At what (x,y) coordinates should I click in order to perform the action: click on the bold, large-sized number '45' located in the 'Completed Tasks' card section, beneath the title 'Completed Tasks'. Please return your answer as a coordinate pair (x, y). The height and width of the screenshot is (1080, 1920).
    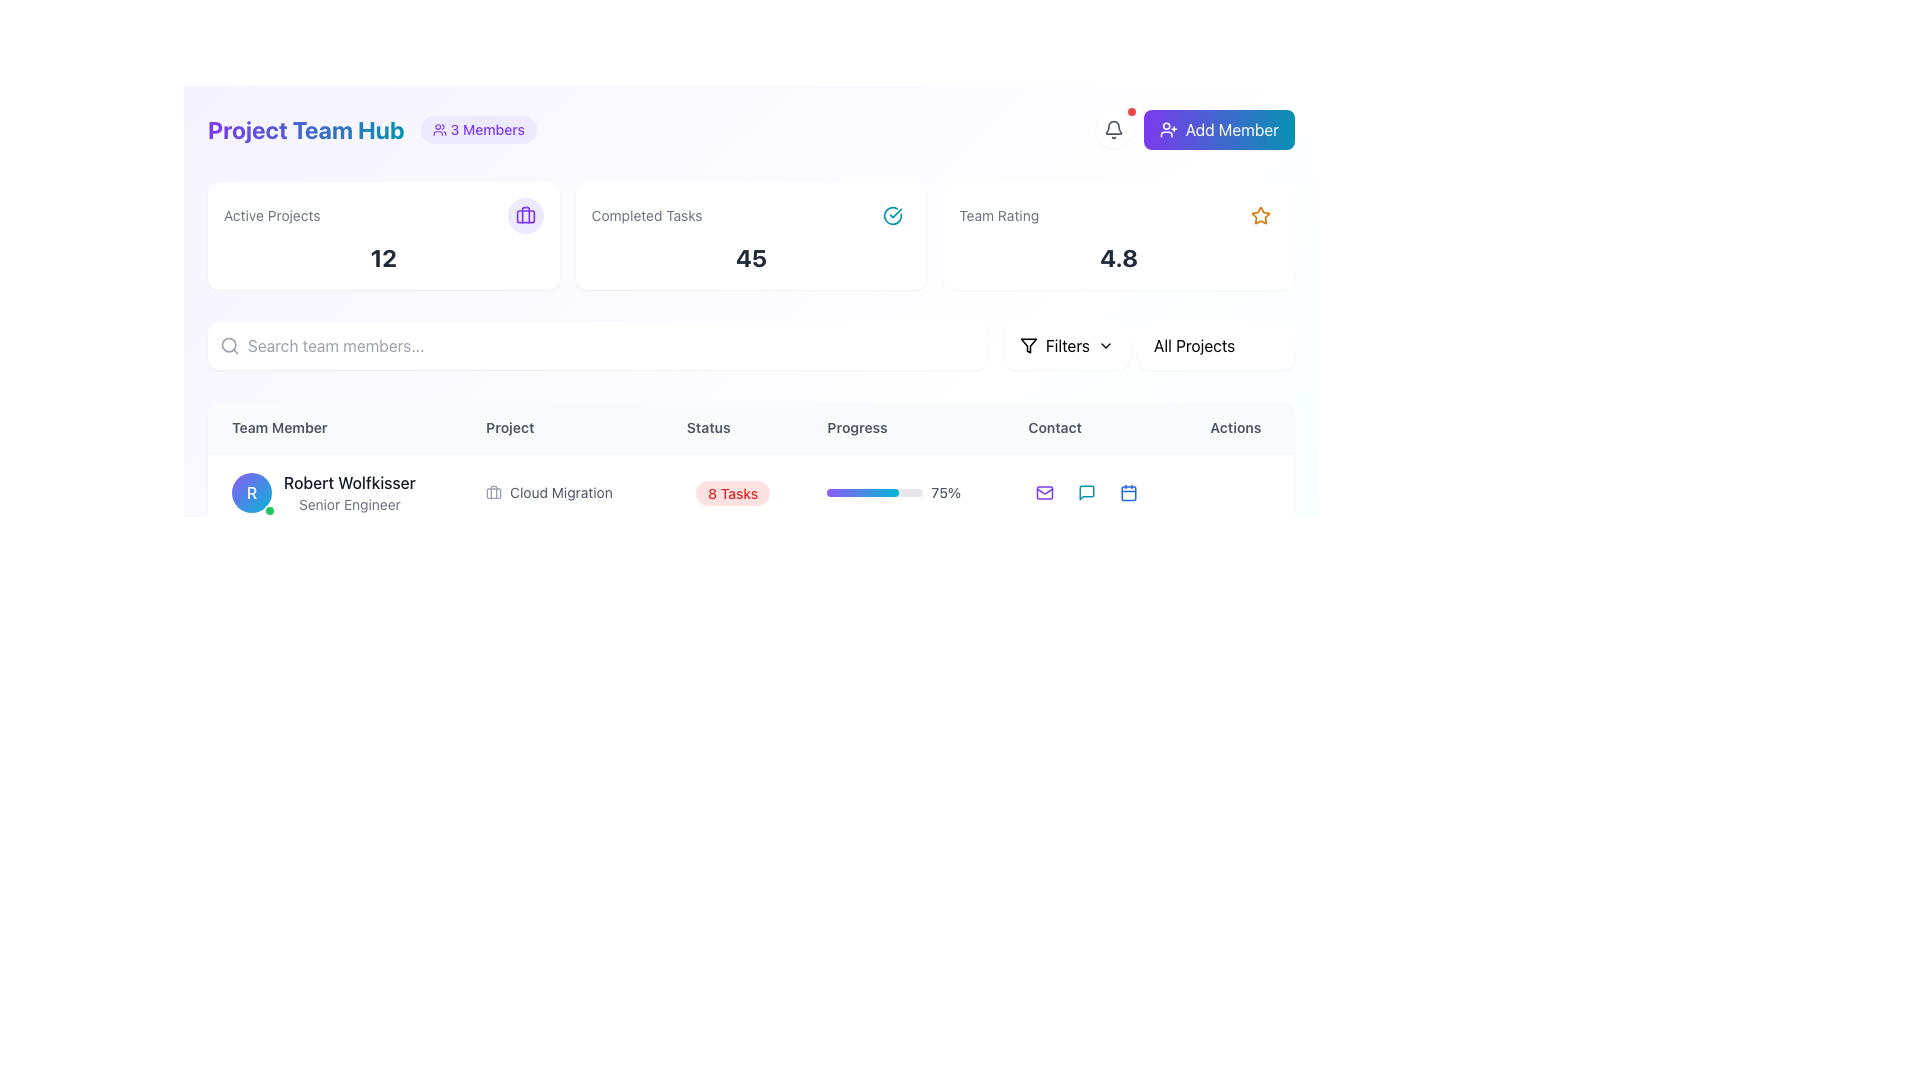
    Looking at the image, I should click on (750, 257).